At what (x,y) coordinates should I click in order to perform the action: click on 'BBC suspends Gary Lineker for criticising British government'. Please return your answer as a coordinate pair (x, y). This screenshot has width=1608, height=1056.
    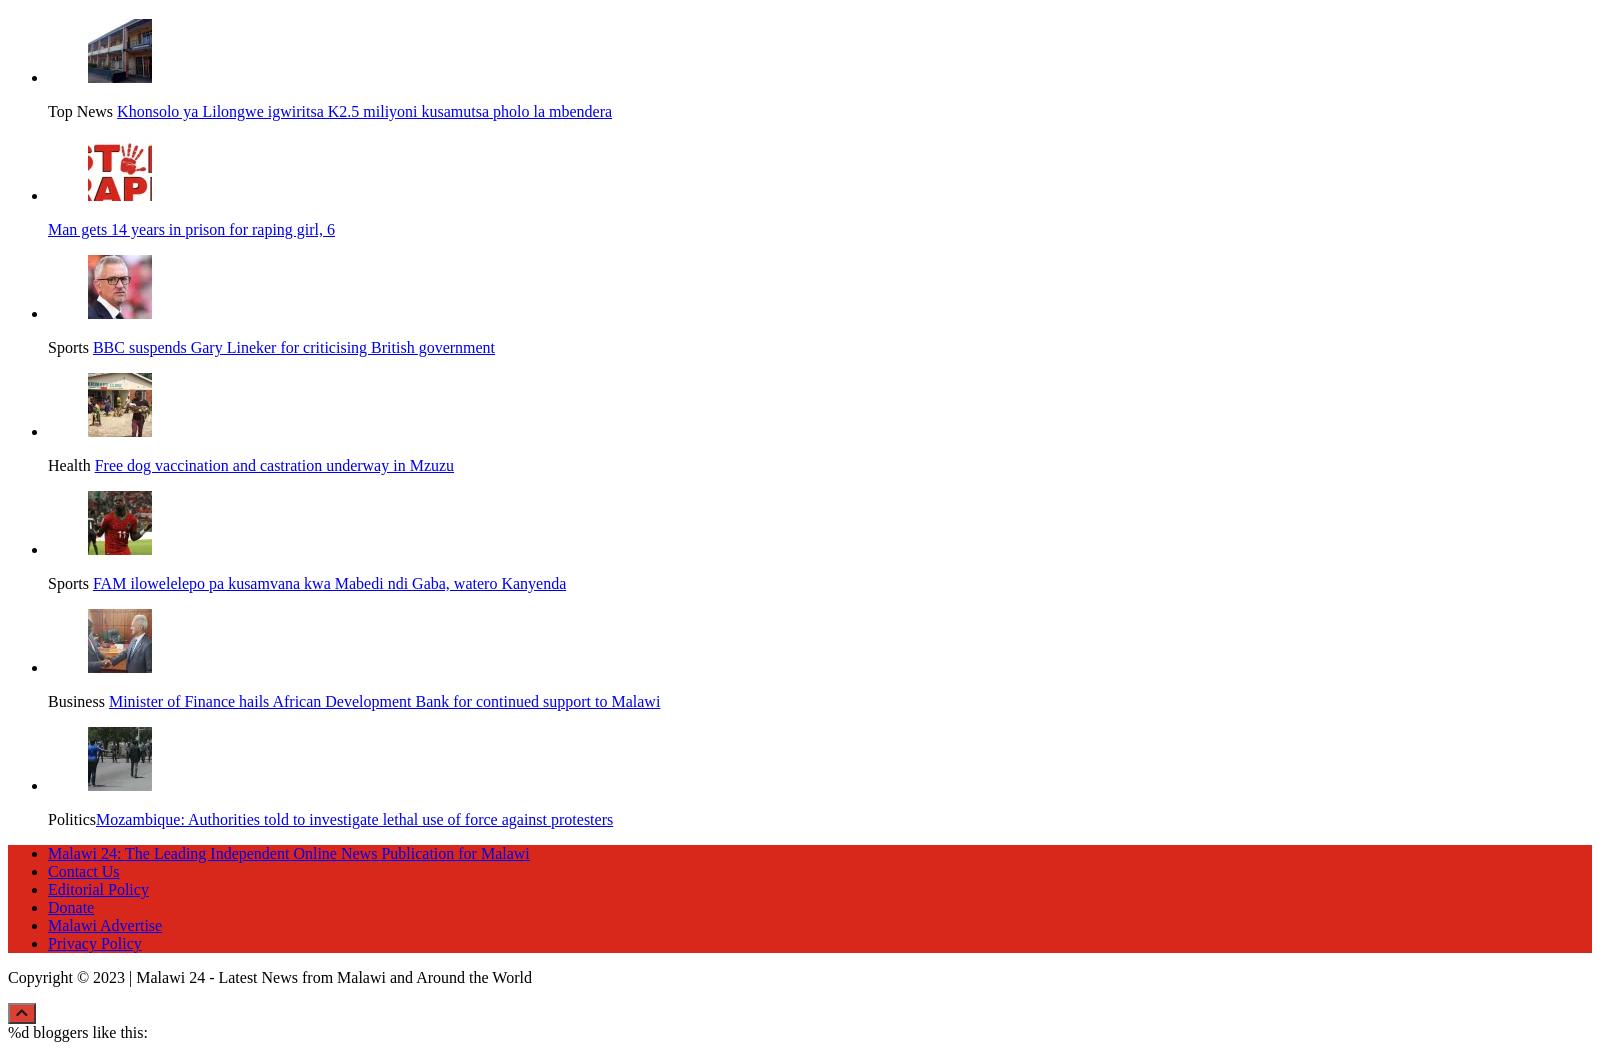
    Looking at the image, I should click on (292, 342).